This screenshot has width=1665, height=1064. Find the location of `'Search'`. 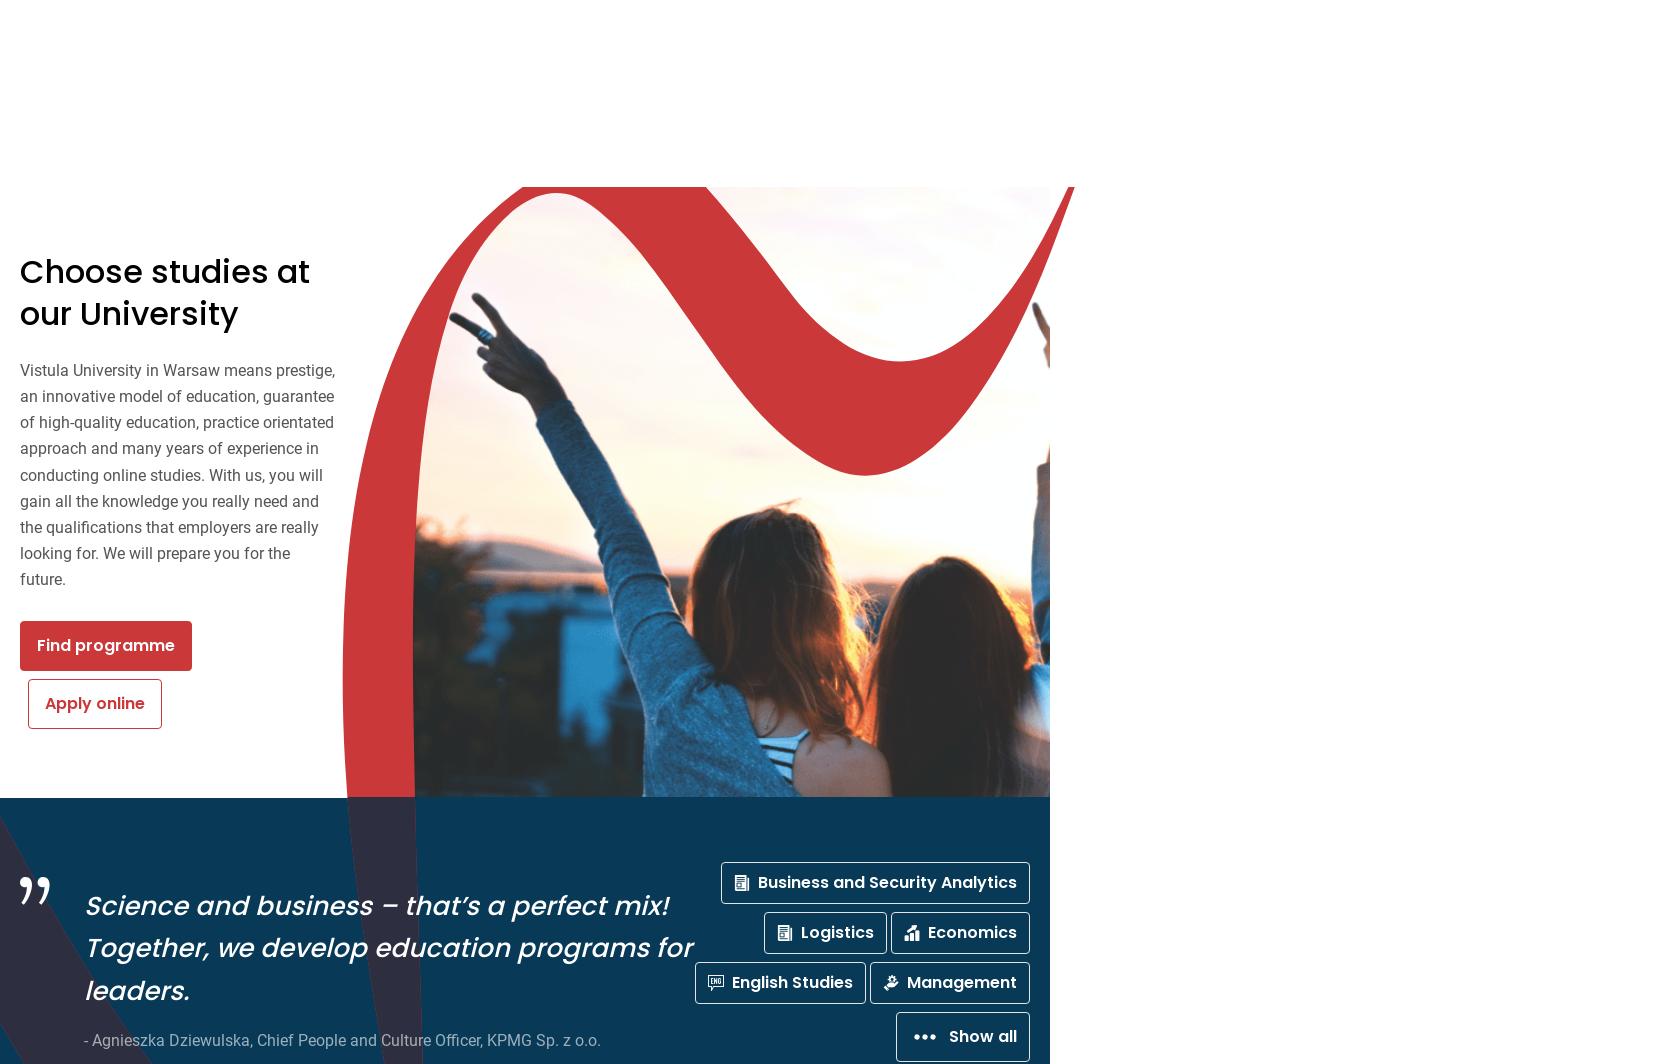

'Search' is located at coordinates (473, 22).